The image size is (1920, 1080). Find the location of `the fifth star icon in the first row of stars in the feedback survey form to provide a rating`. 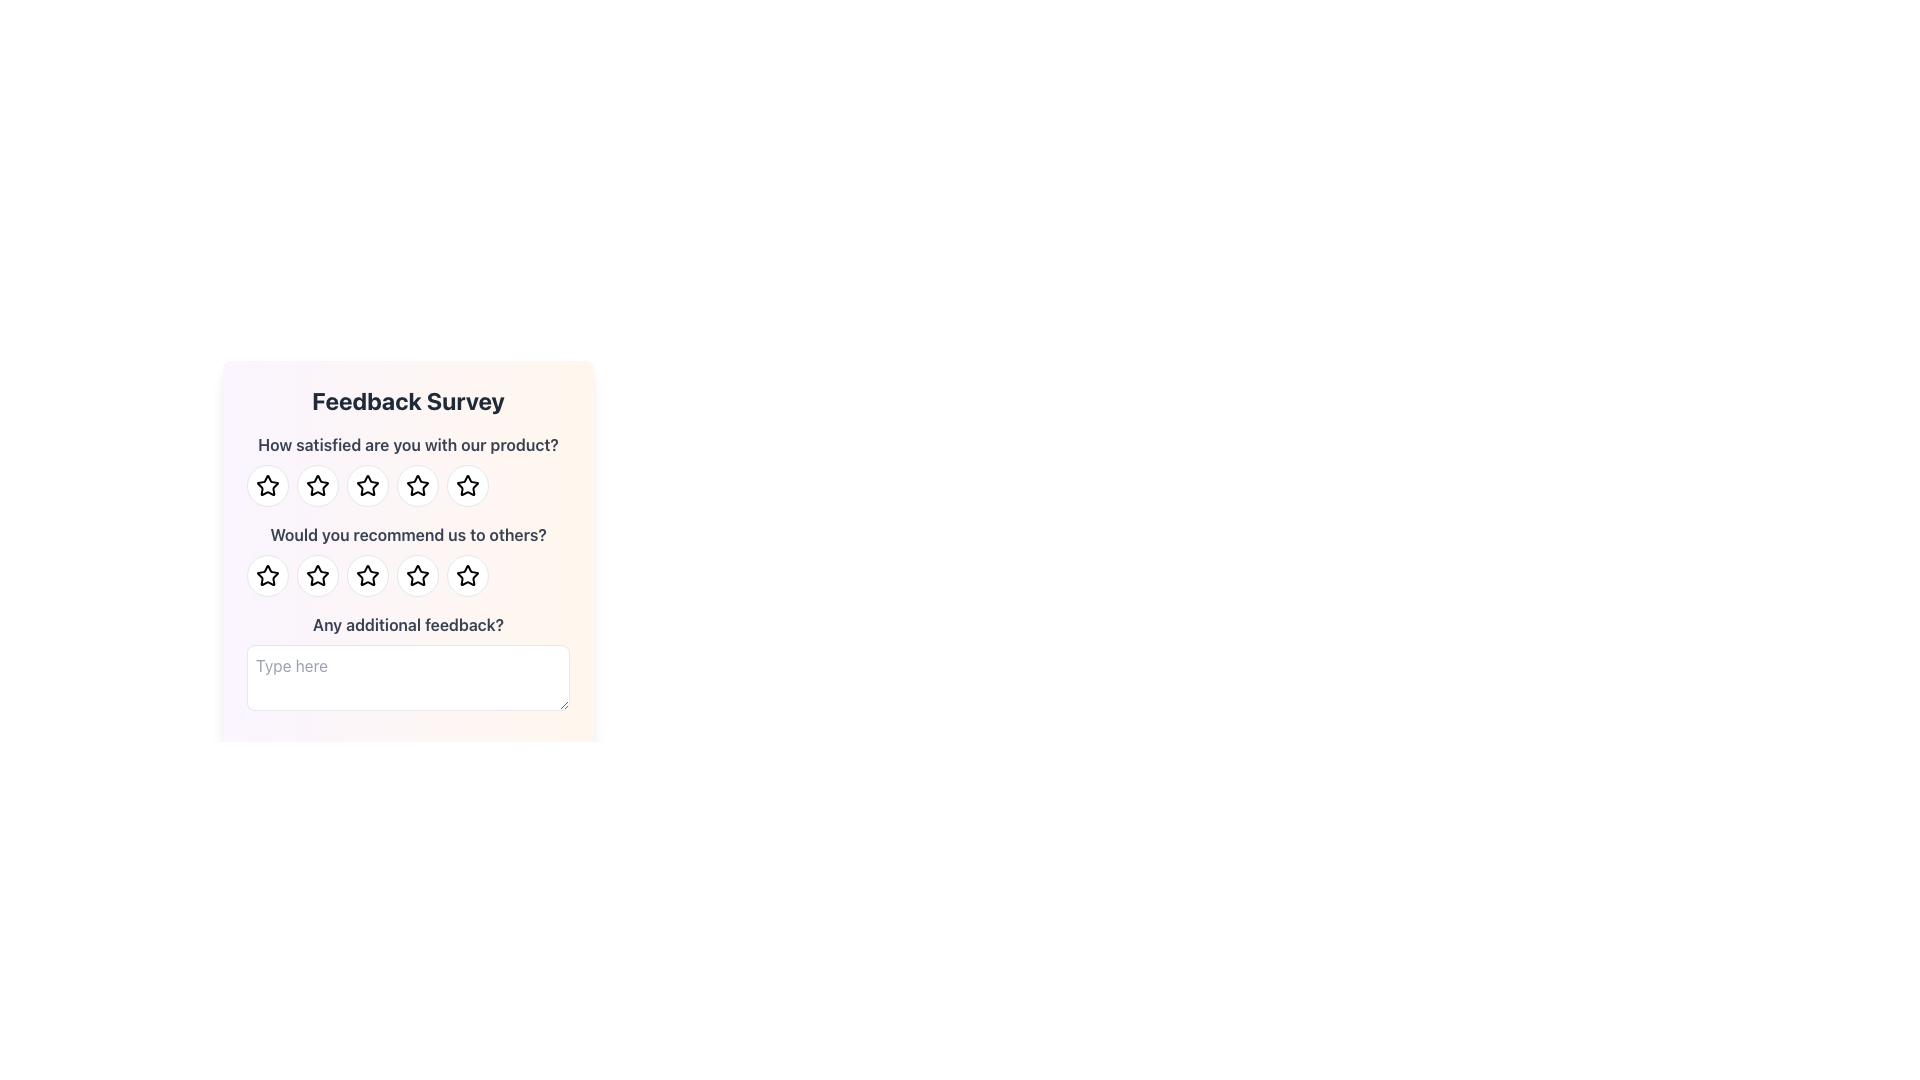

the fifth star icon in the first row of stars in the feedback survey form to provide a rating is located at coordinates (466, 485).